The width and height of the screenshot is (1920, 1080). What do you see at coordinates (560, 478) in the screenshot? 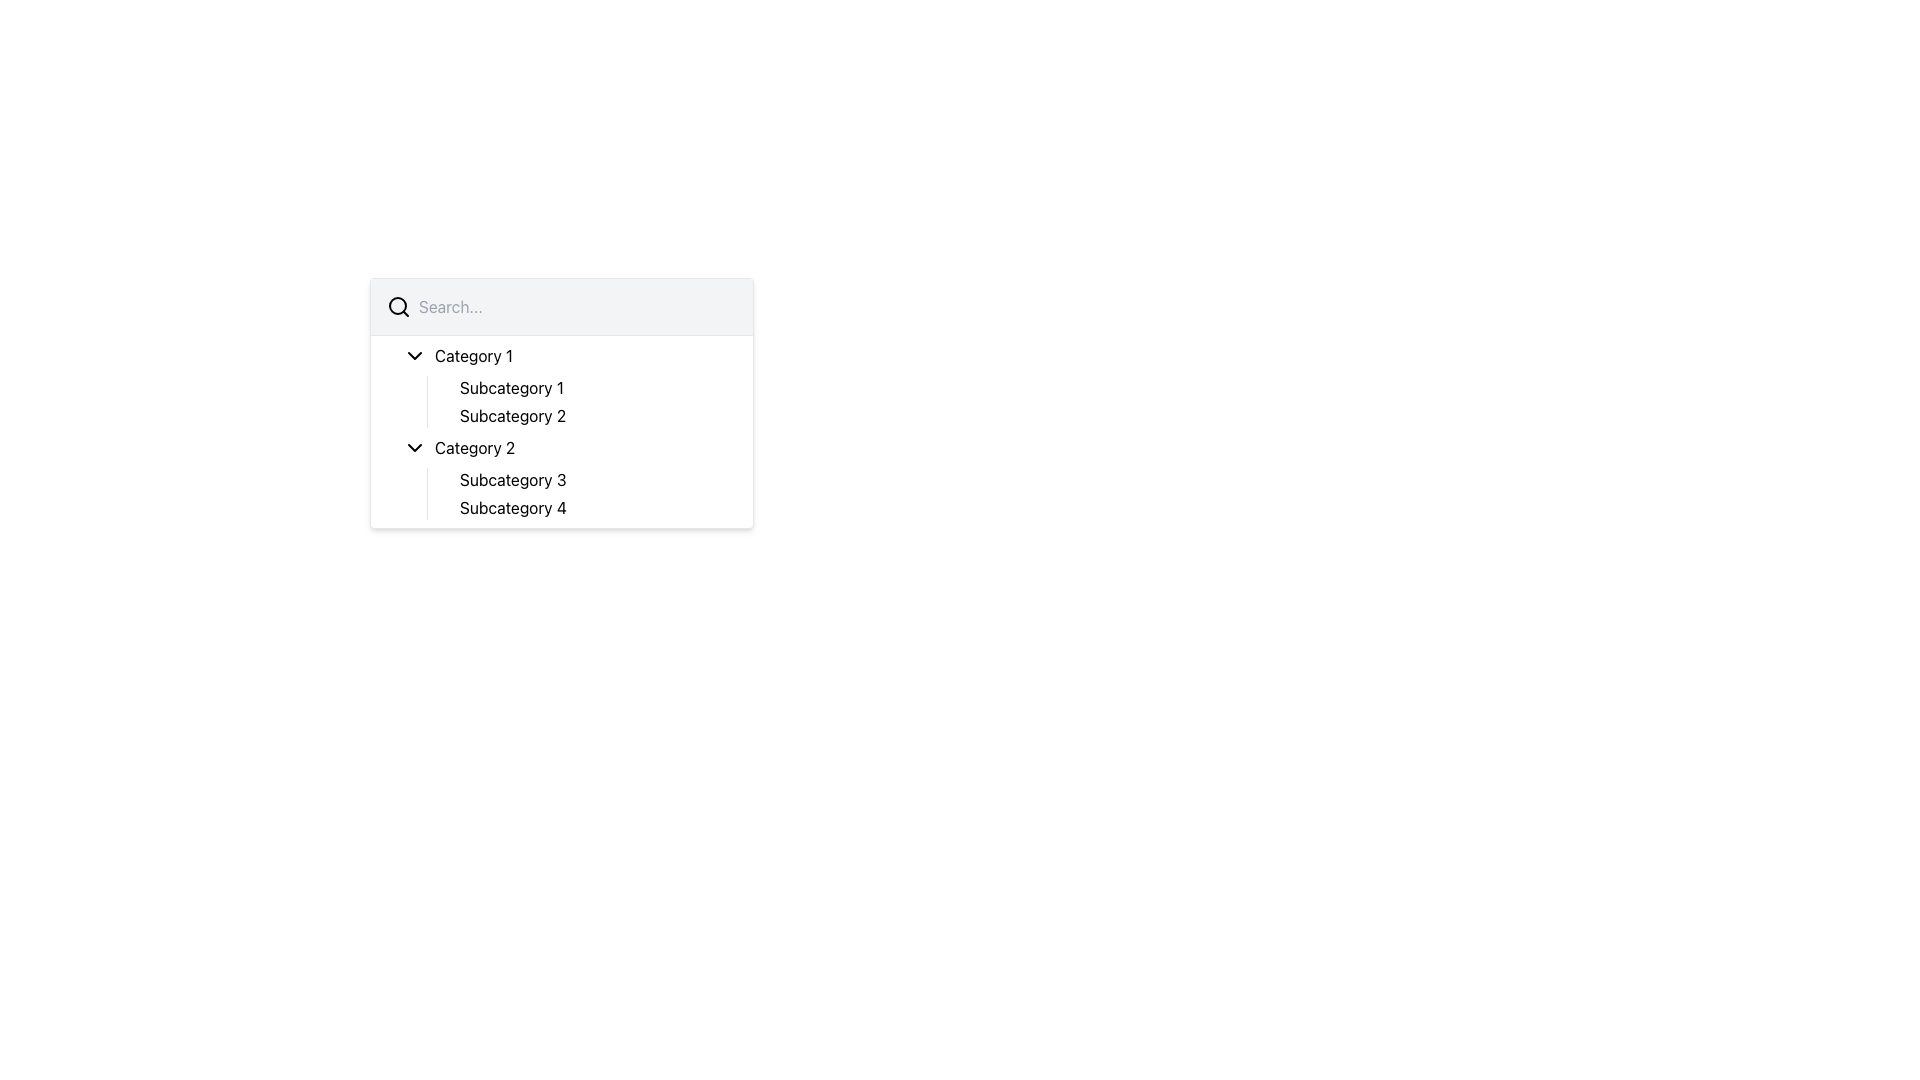
I see `the Hierarchical List Item displaying 'Category 2'` at bounding box center [560, 478].